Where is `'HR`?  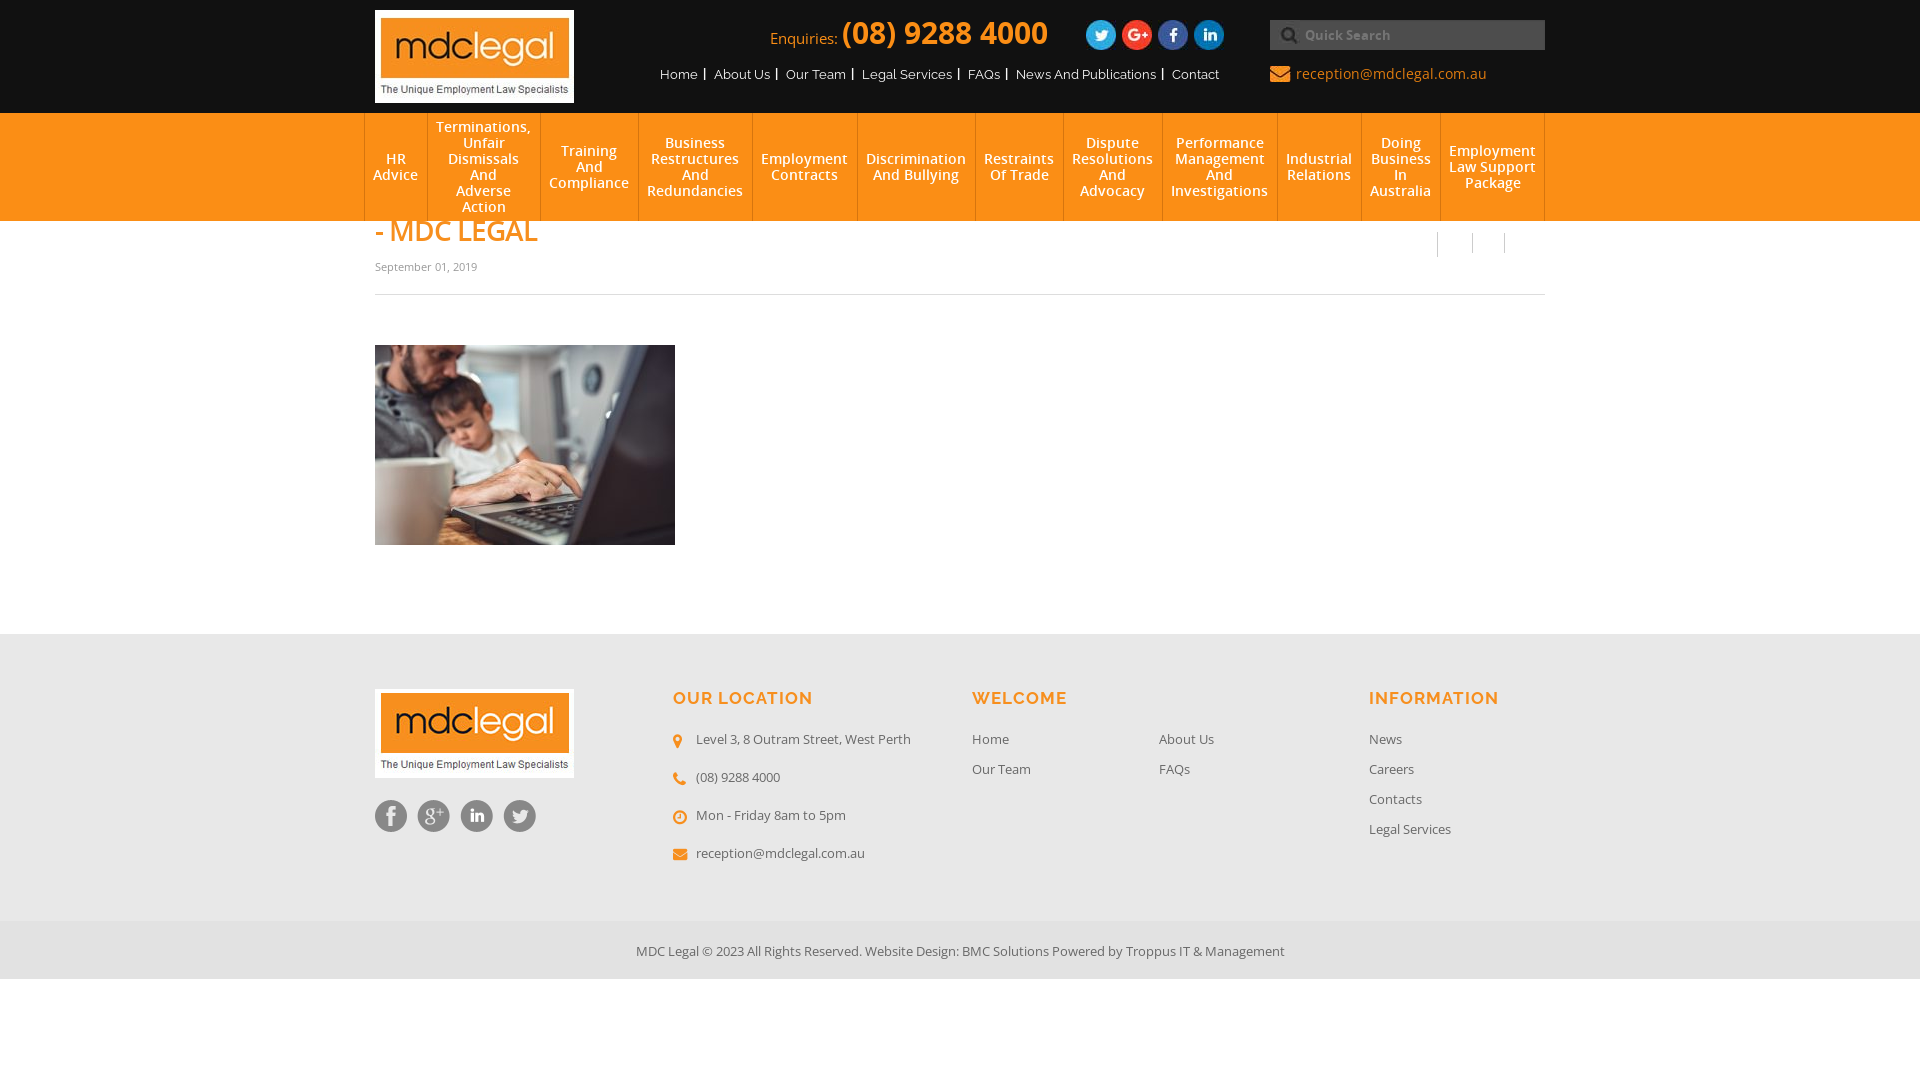 'HR is located at coordinates (395, 165).